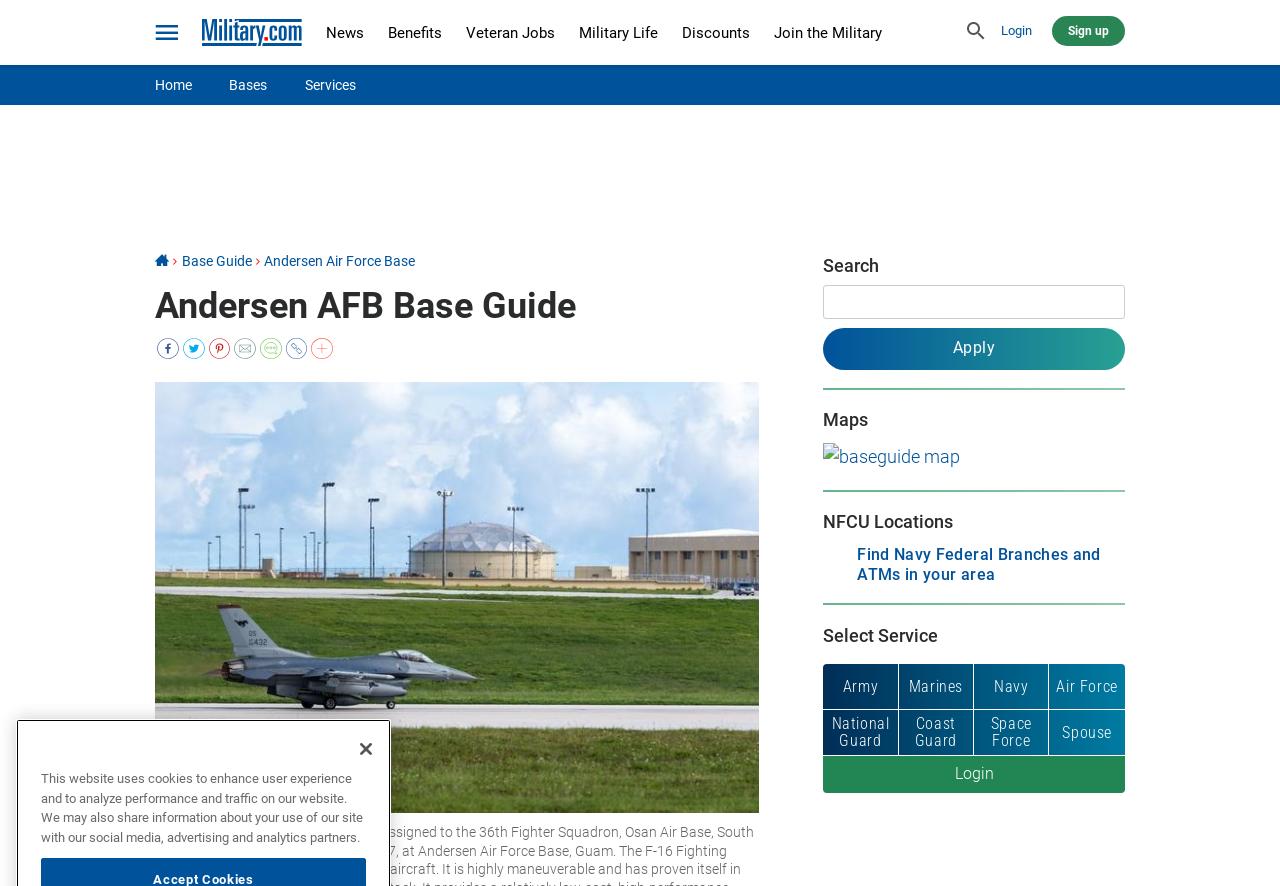 This screenshot has width=1280, height=886. What do you see at coordinates (330, 83) in the screenshot?
I see `'Services'` at bounding box center [330, 83].